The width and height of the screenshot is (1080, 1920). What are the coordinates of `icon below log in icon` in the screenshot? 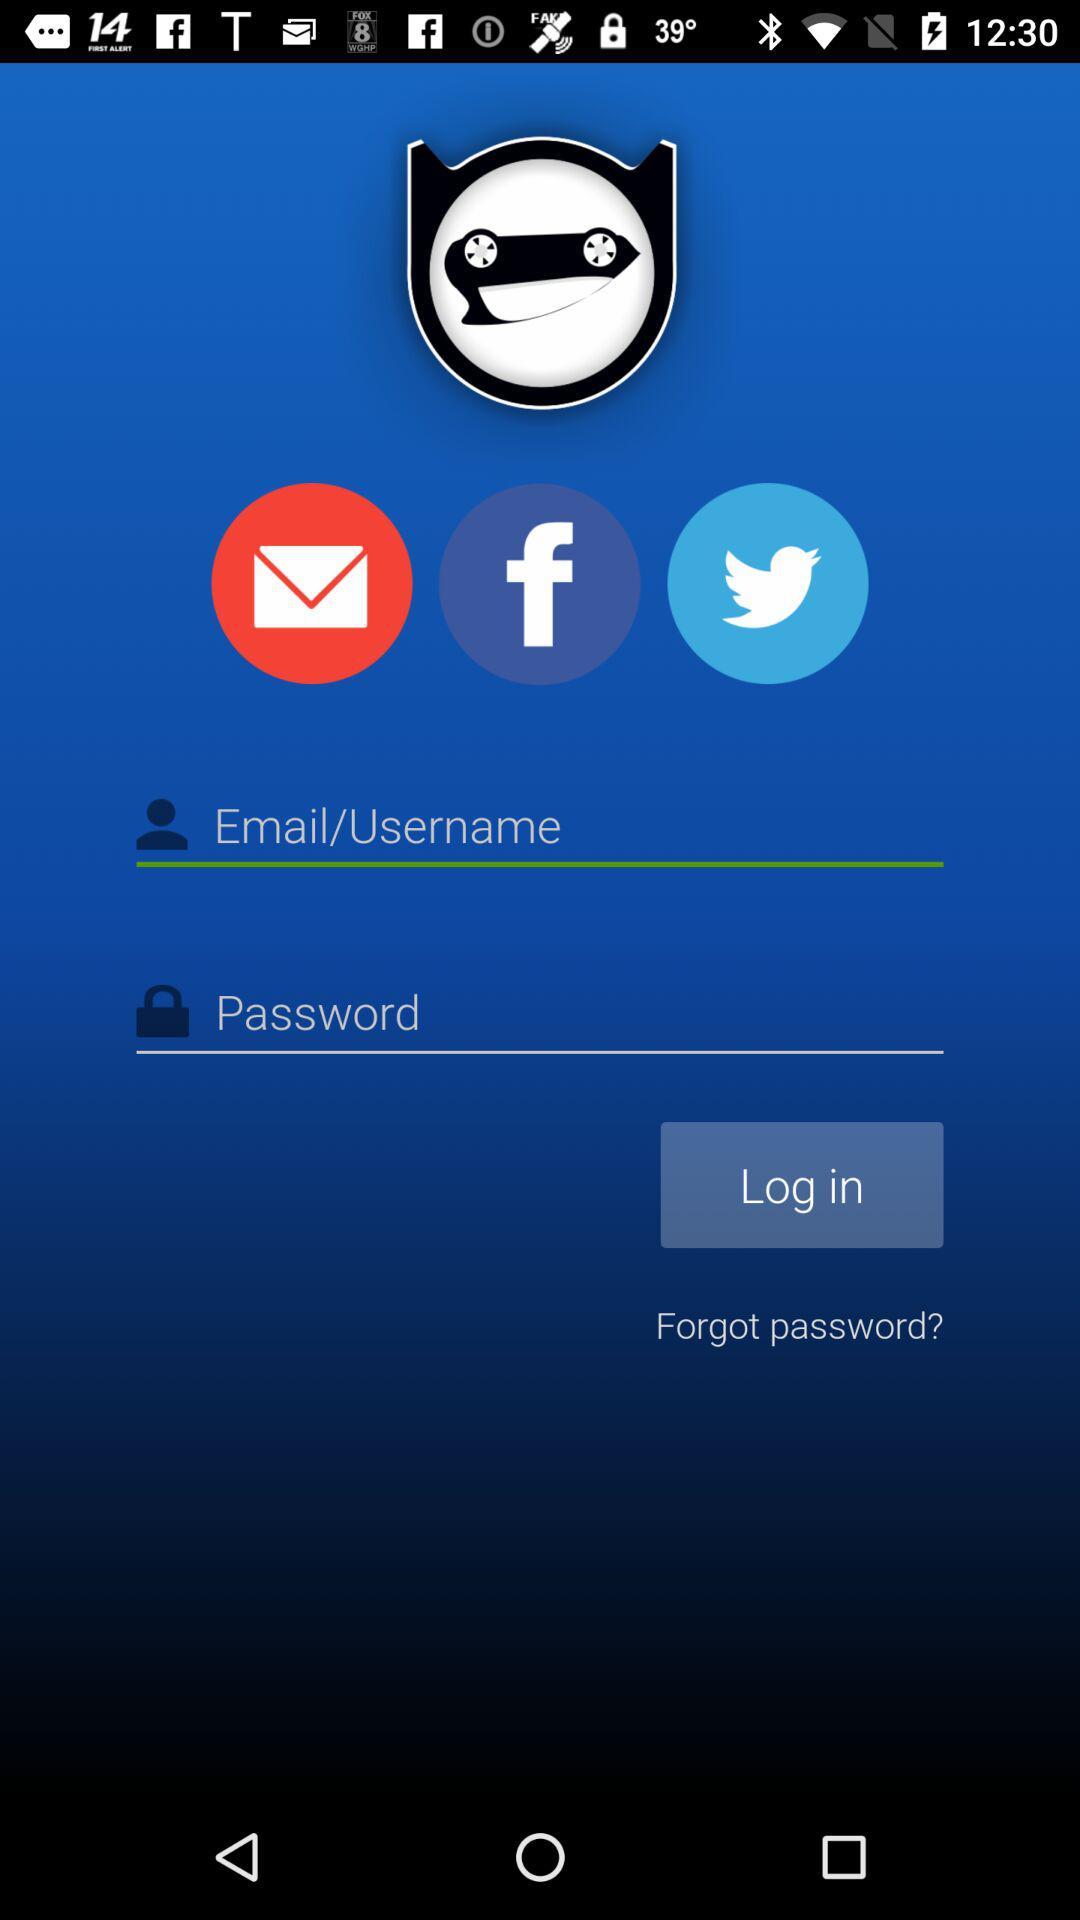 It's located at (798, 1324).